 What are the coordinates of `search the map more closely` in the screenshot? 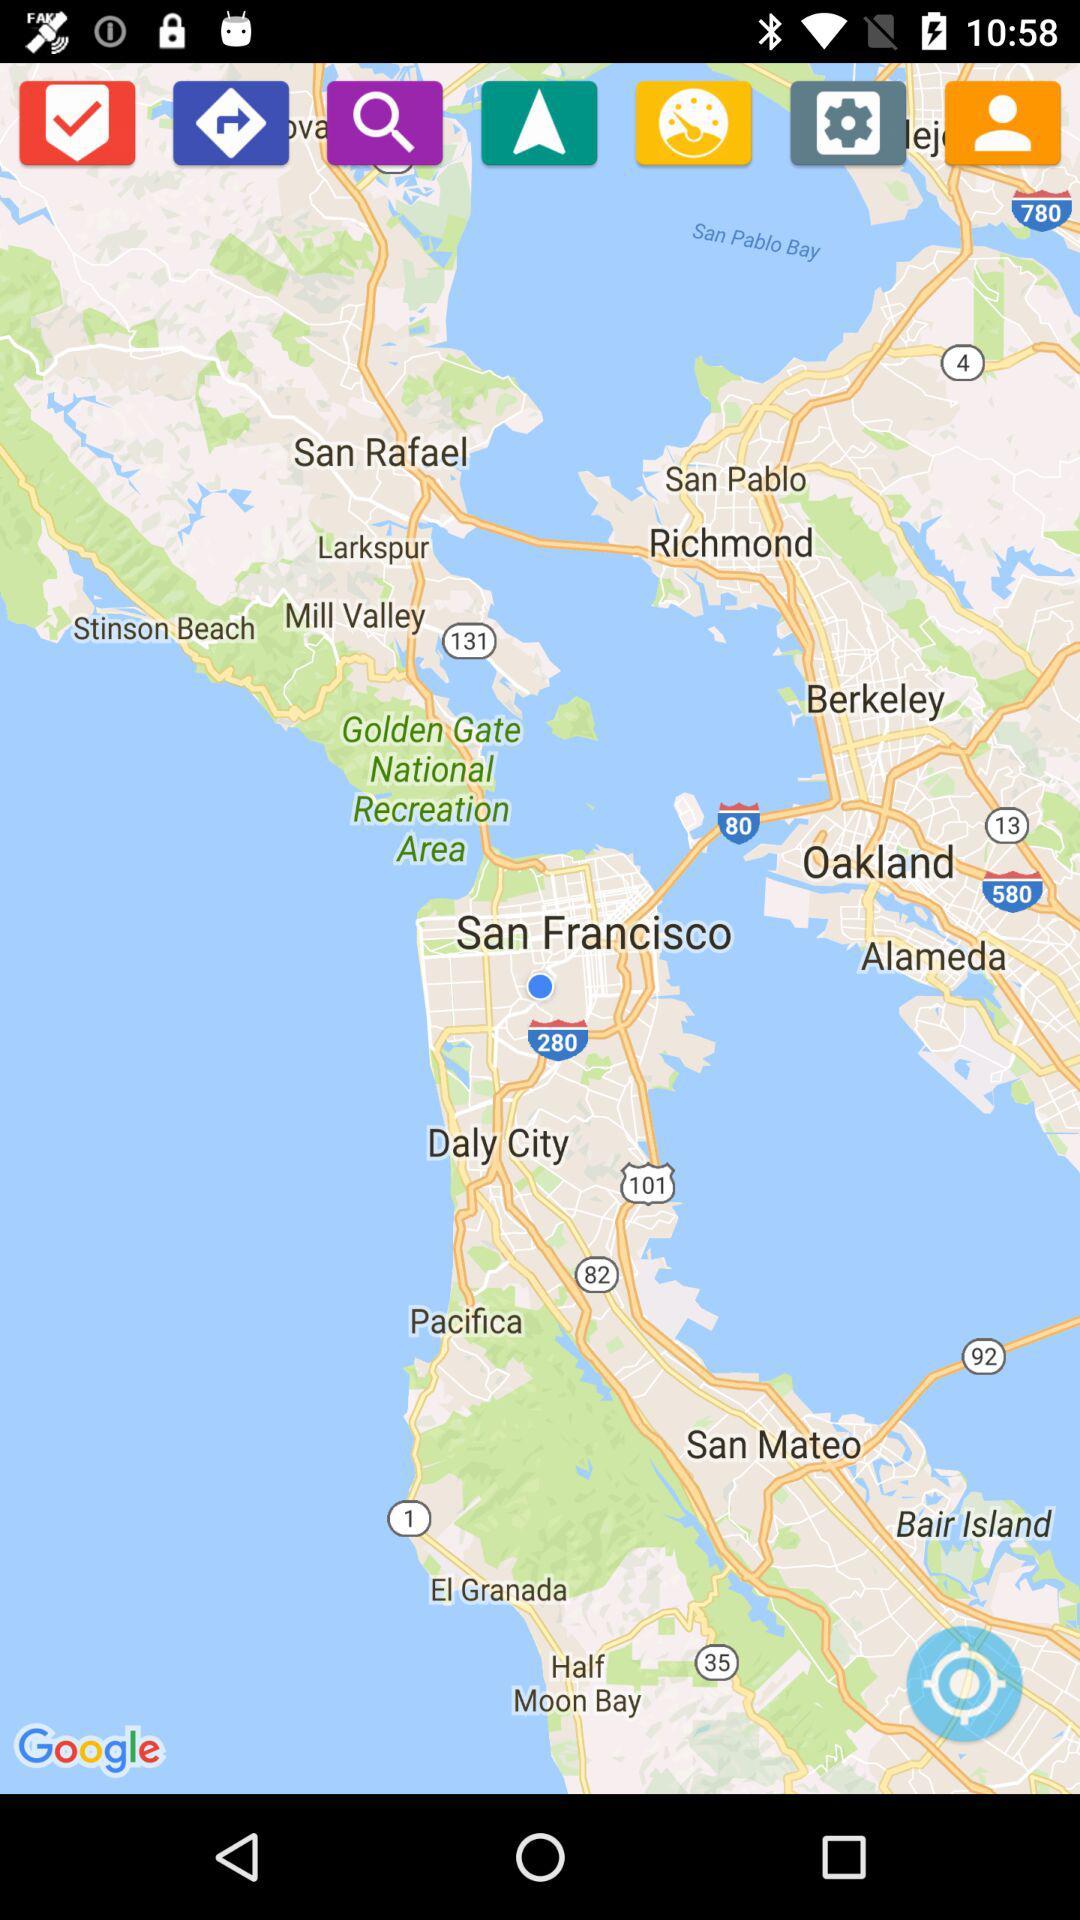 It's located at (384, 121).